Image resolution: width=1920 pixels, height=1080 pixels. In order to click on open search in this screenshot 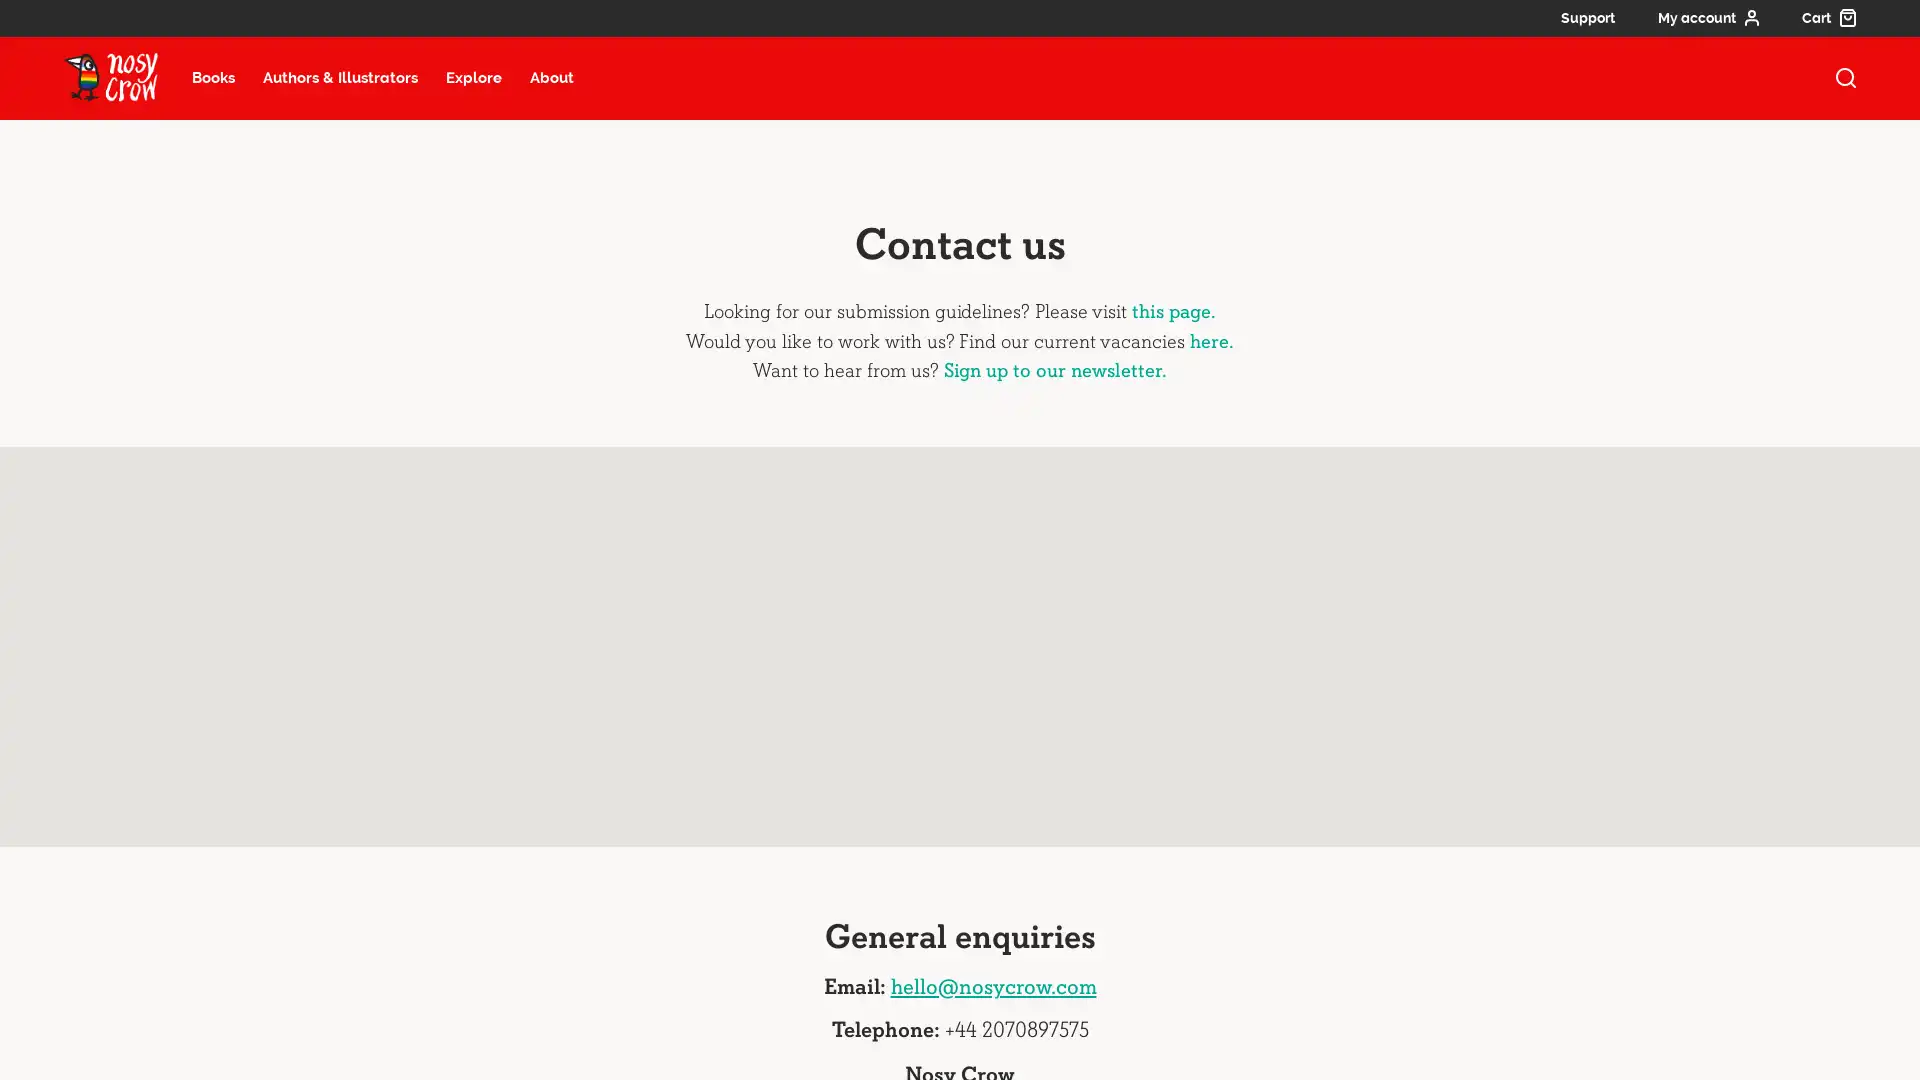, I will do `click(1845, 76)`.